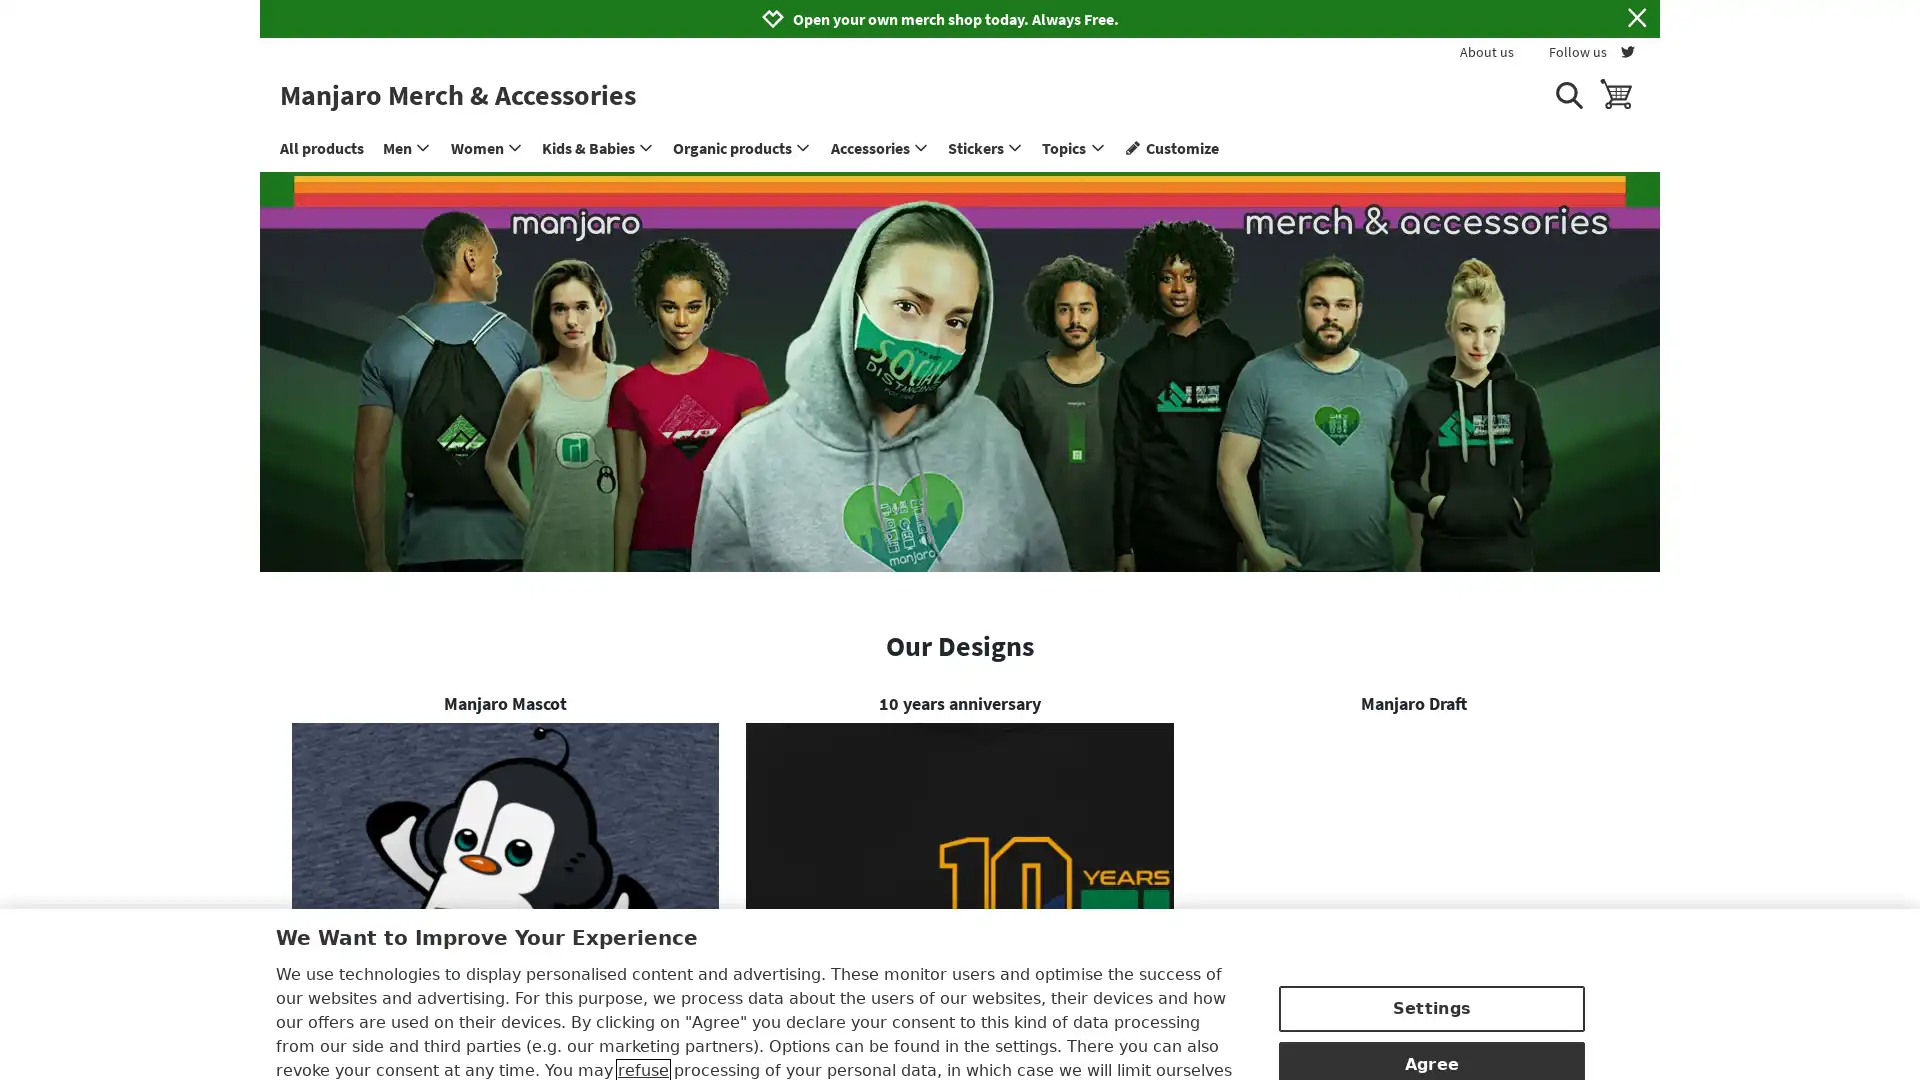 The image size is (1920, 1080). What do you see at coordinates (1430, 963) in the screenshot?
I see `Agree` at bounding box center [1430, 963].